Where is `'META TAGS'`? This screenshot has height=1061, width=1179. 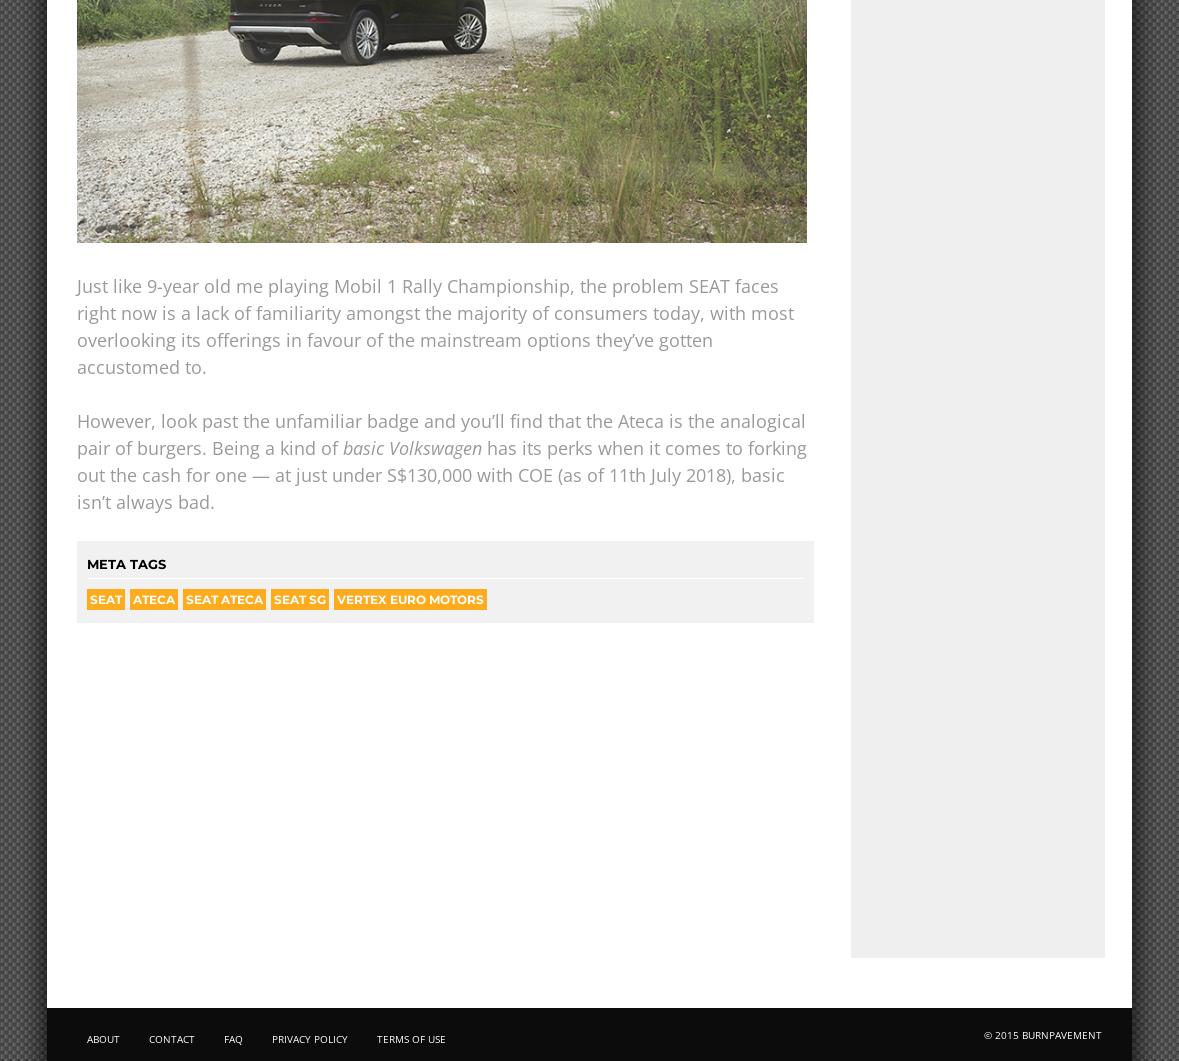 'META TAGS' is located at coordinates (125, 563).